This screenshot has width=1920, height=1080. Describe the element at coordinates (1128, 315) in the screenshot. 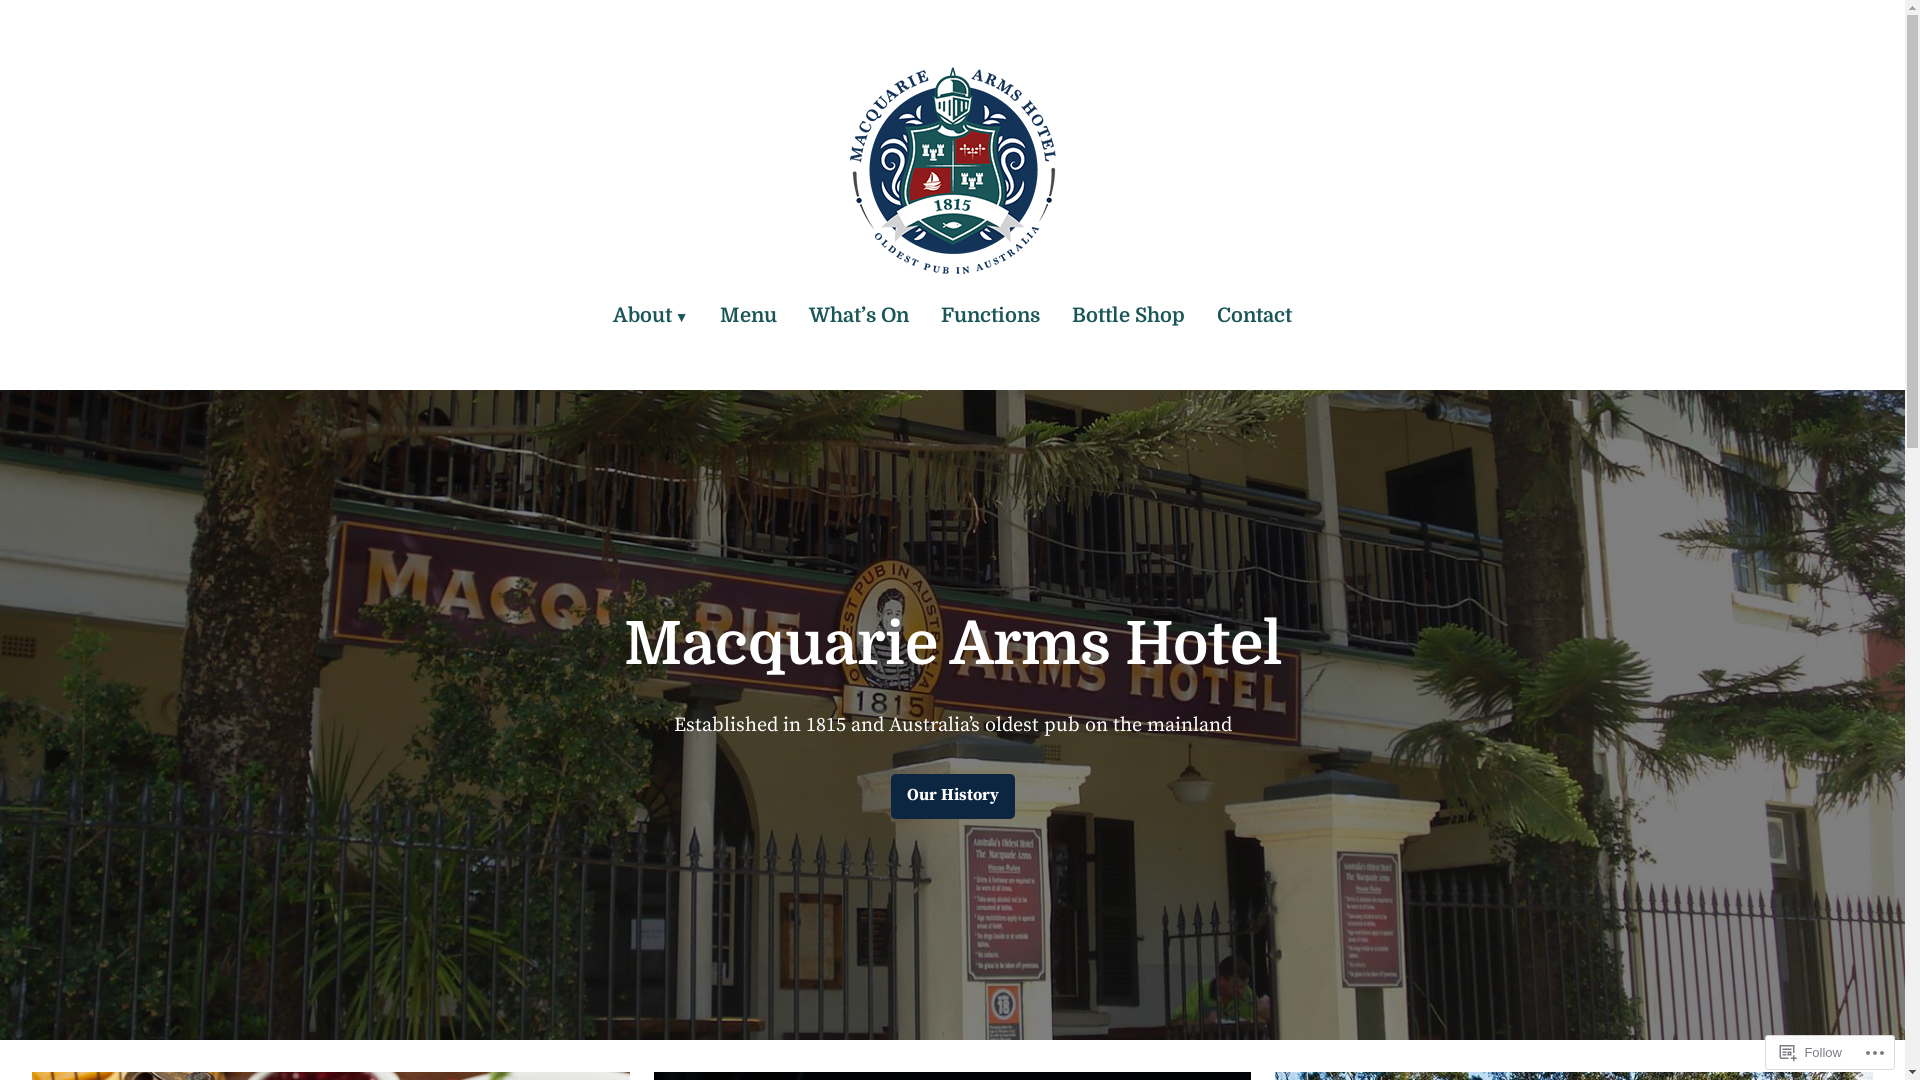

I see `'Bottle Shop'` at that location.